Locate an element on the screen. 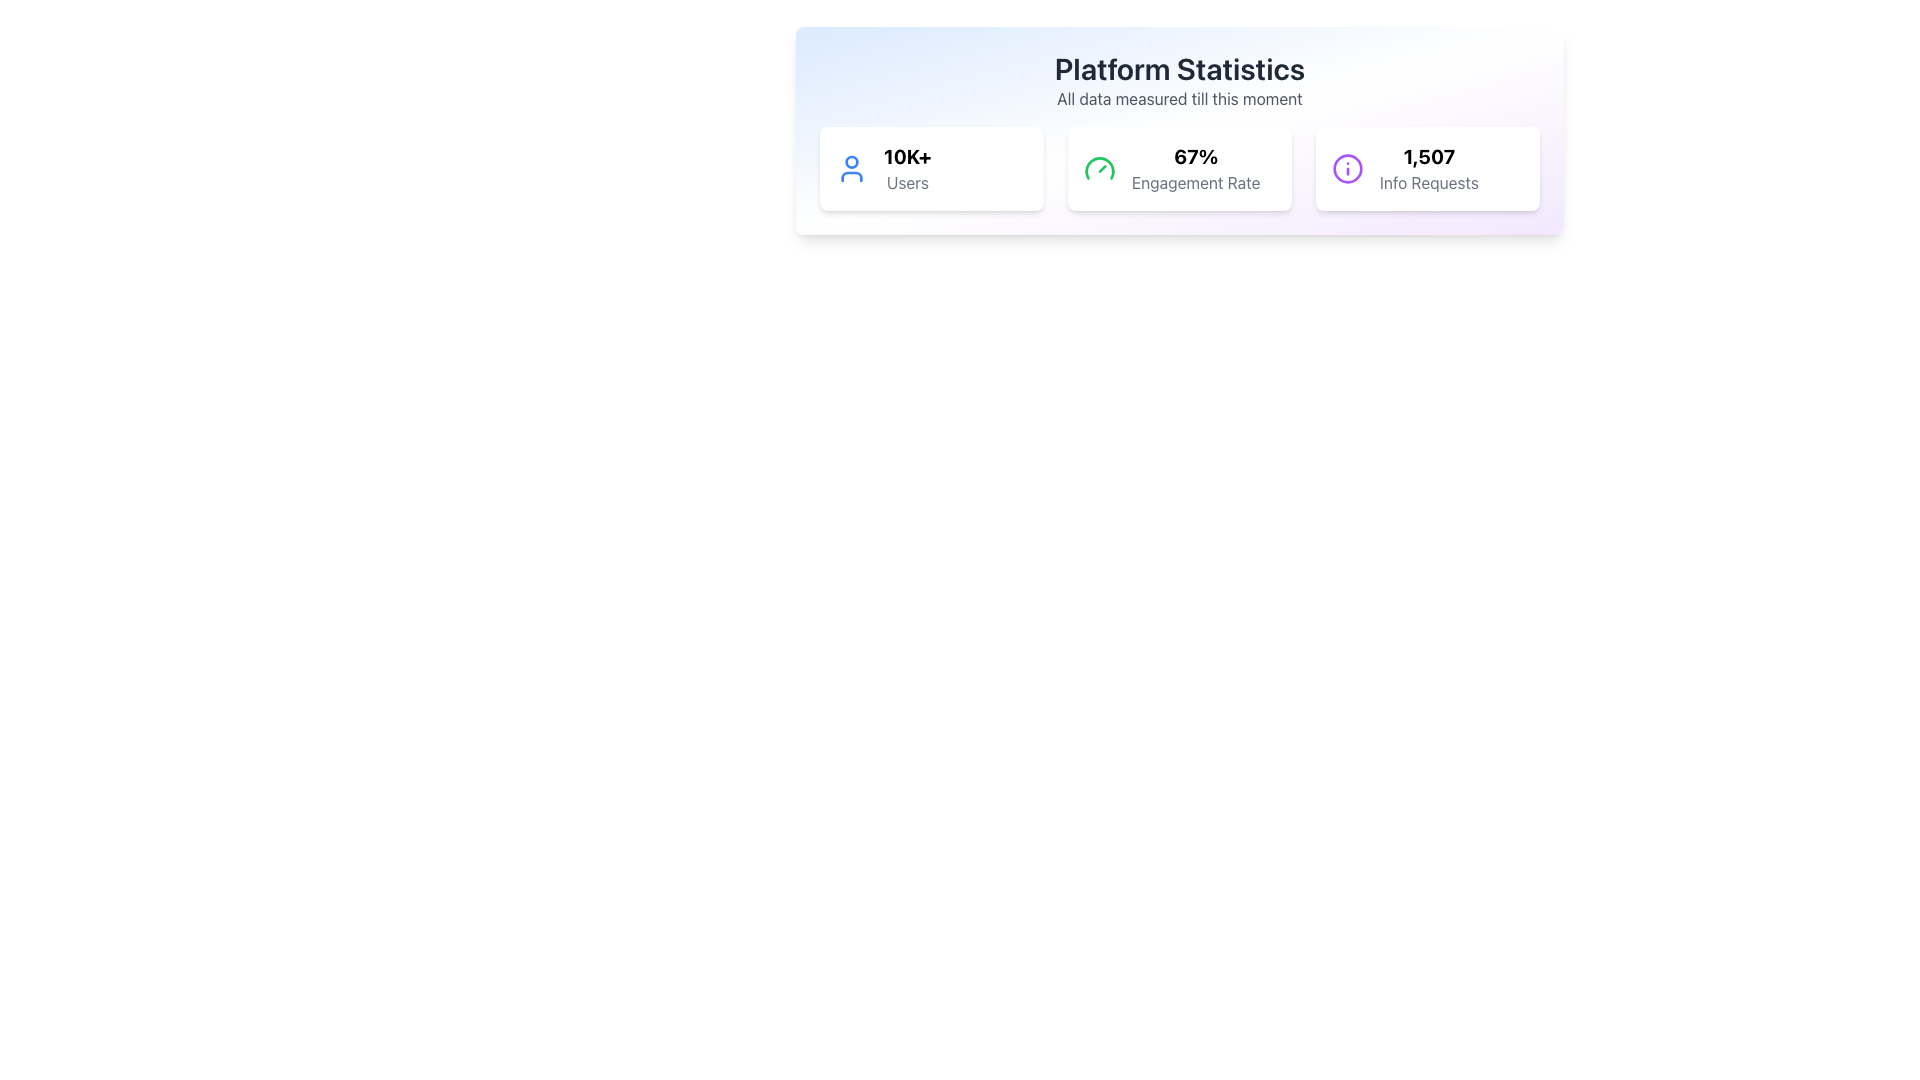 This screenshot has height=1080, width=1920. the engagement rate statistic text label, which displays '67%' and is located in the center panel of the statistics dashboard is located at coordinates (1196, 156).